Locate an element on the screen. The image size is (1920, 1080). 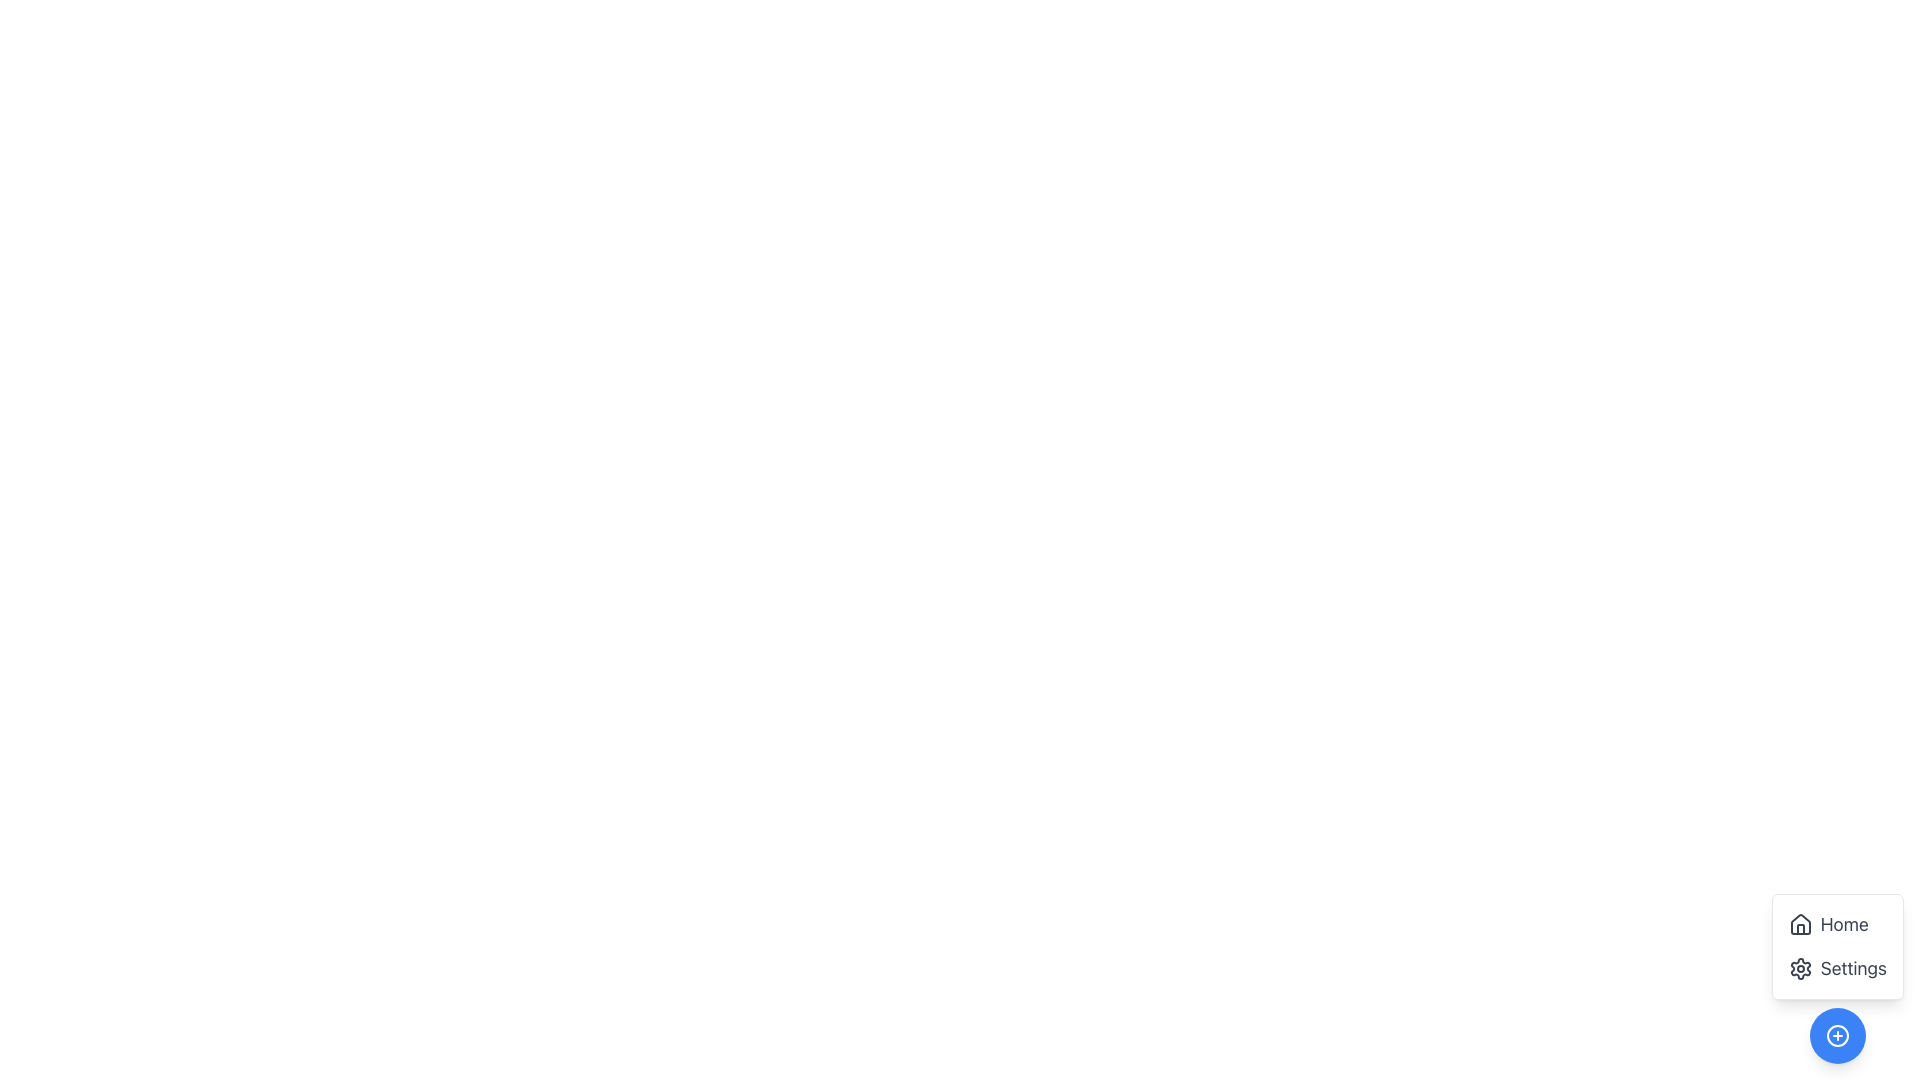
the 'Settings' menu label element, which is displayed in a large gray font and is the second entry is located at coordinates (1852, 967).